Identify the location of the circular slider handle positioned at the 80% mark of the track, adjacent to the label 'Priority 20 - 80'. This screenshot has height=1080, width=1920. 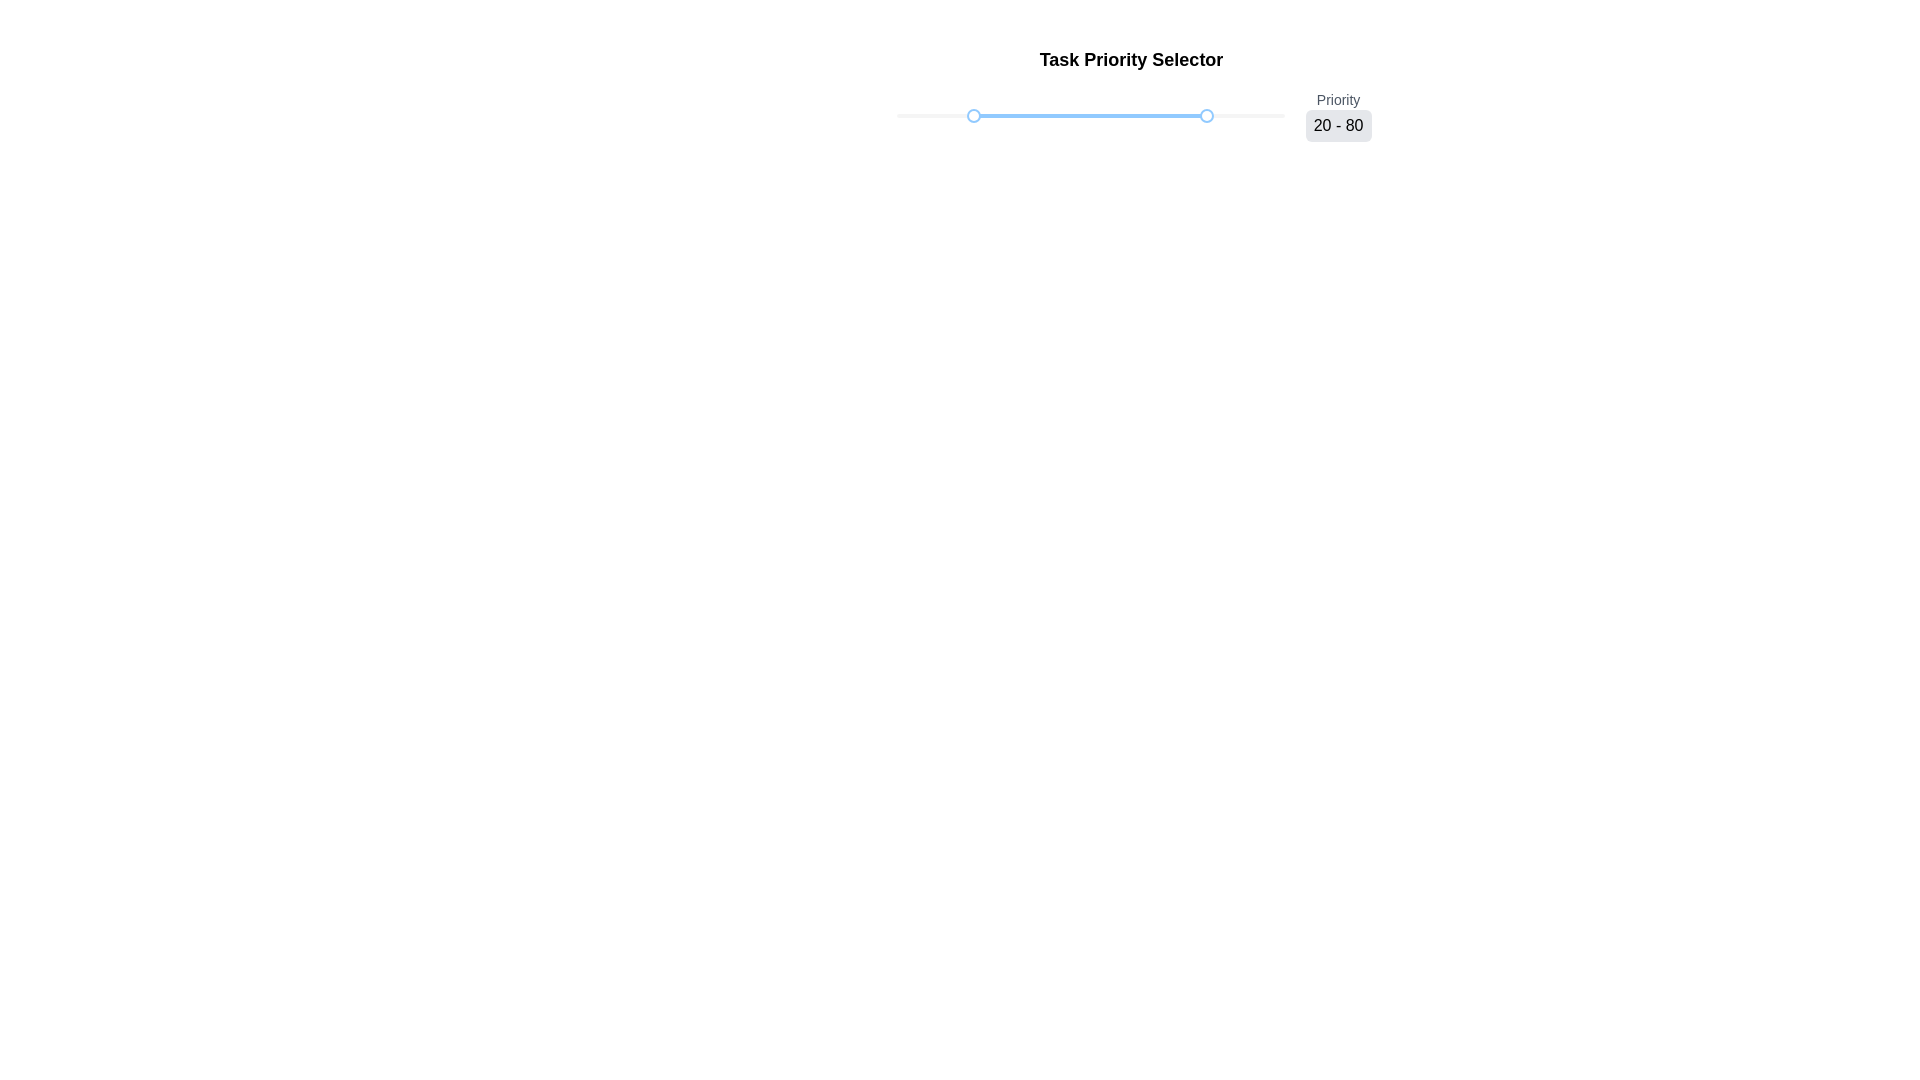
(1206, 115).